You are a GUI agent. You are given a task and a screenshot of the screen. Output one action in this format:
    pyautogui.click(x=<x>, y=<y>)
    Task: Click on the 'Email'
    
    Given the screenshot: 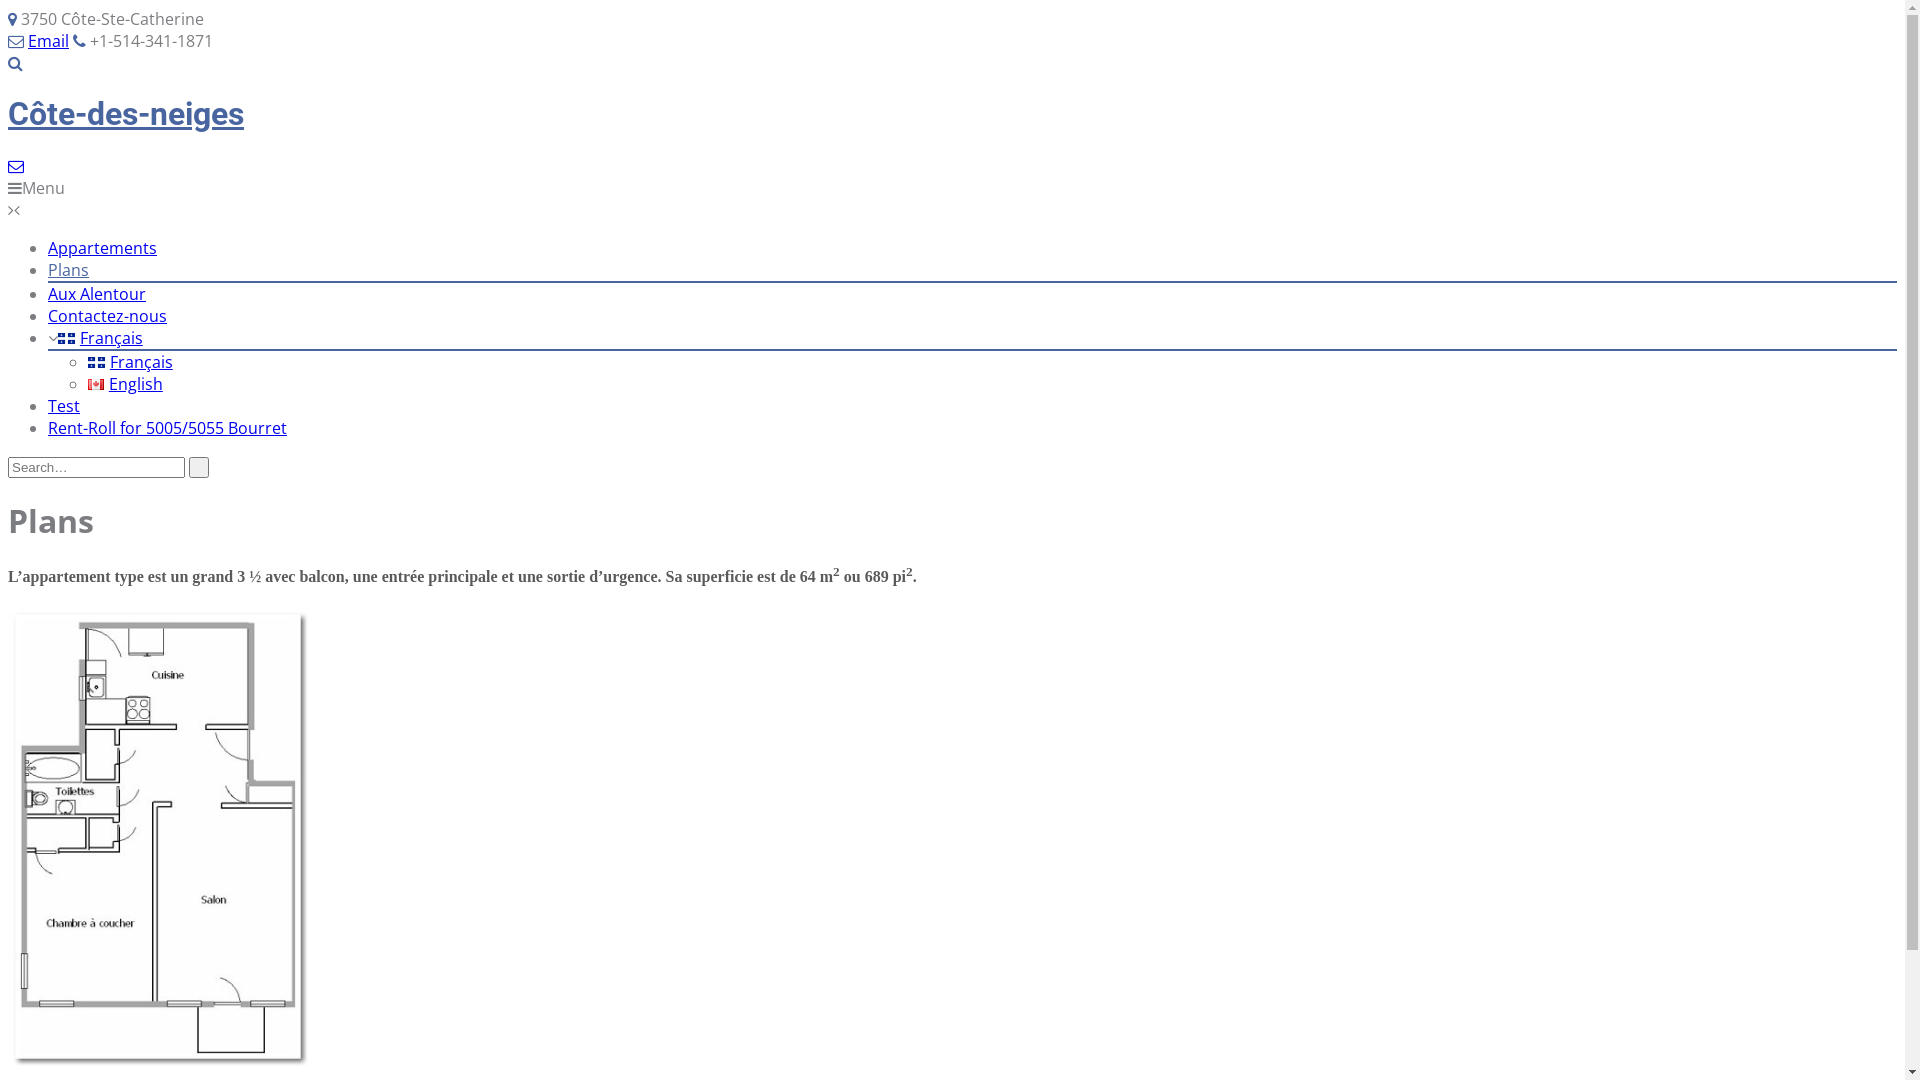 What is the action you would take?
    pyautogui.click(x=48, y=41)
    